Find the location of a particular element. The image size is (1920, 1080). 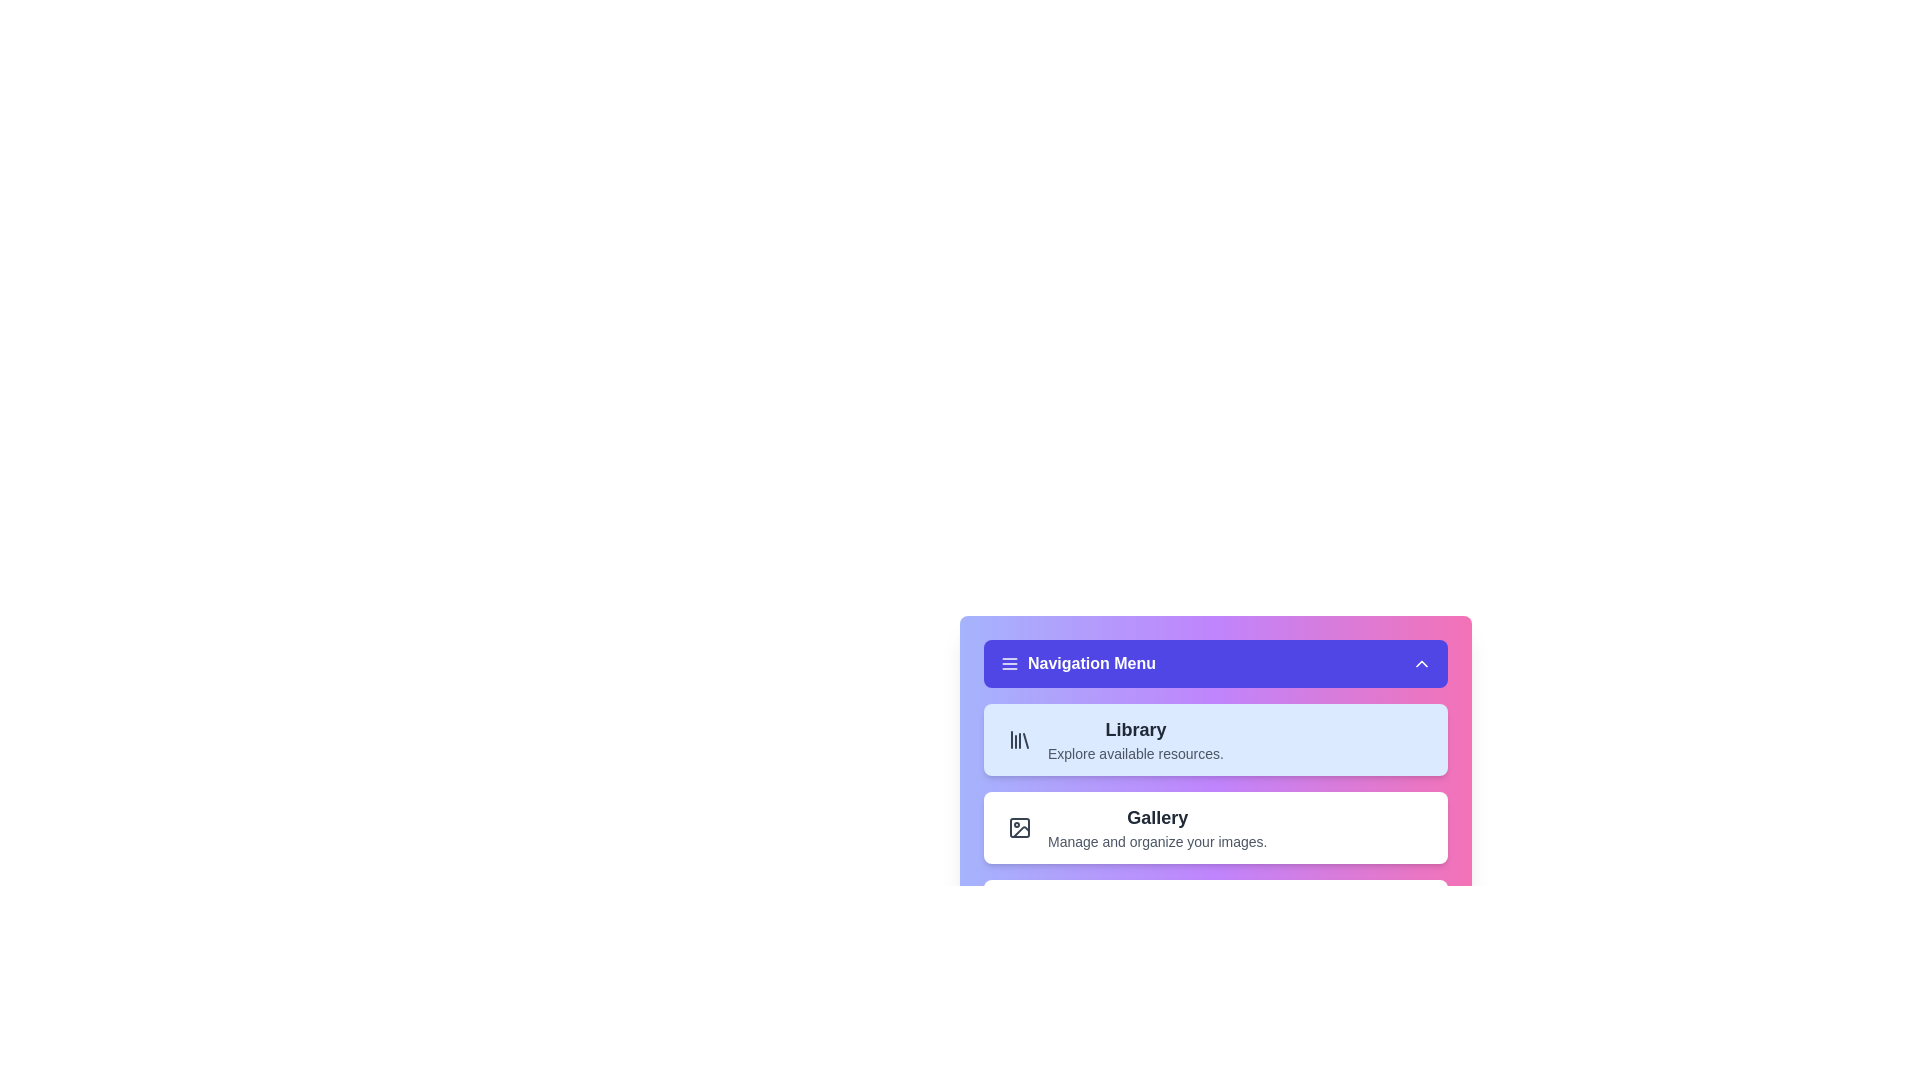

the menu option Library to observe its effects is located at coordinates (1214, 740).